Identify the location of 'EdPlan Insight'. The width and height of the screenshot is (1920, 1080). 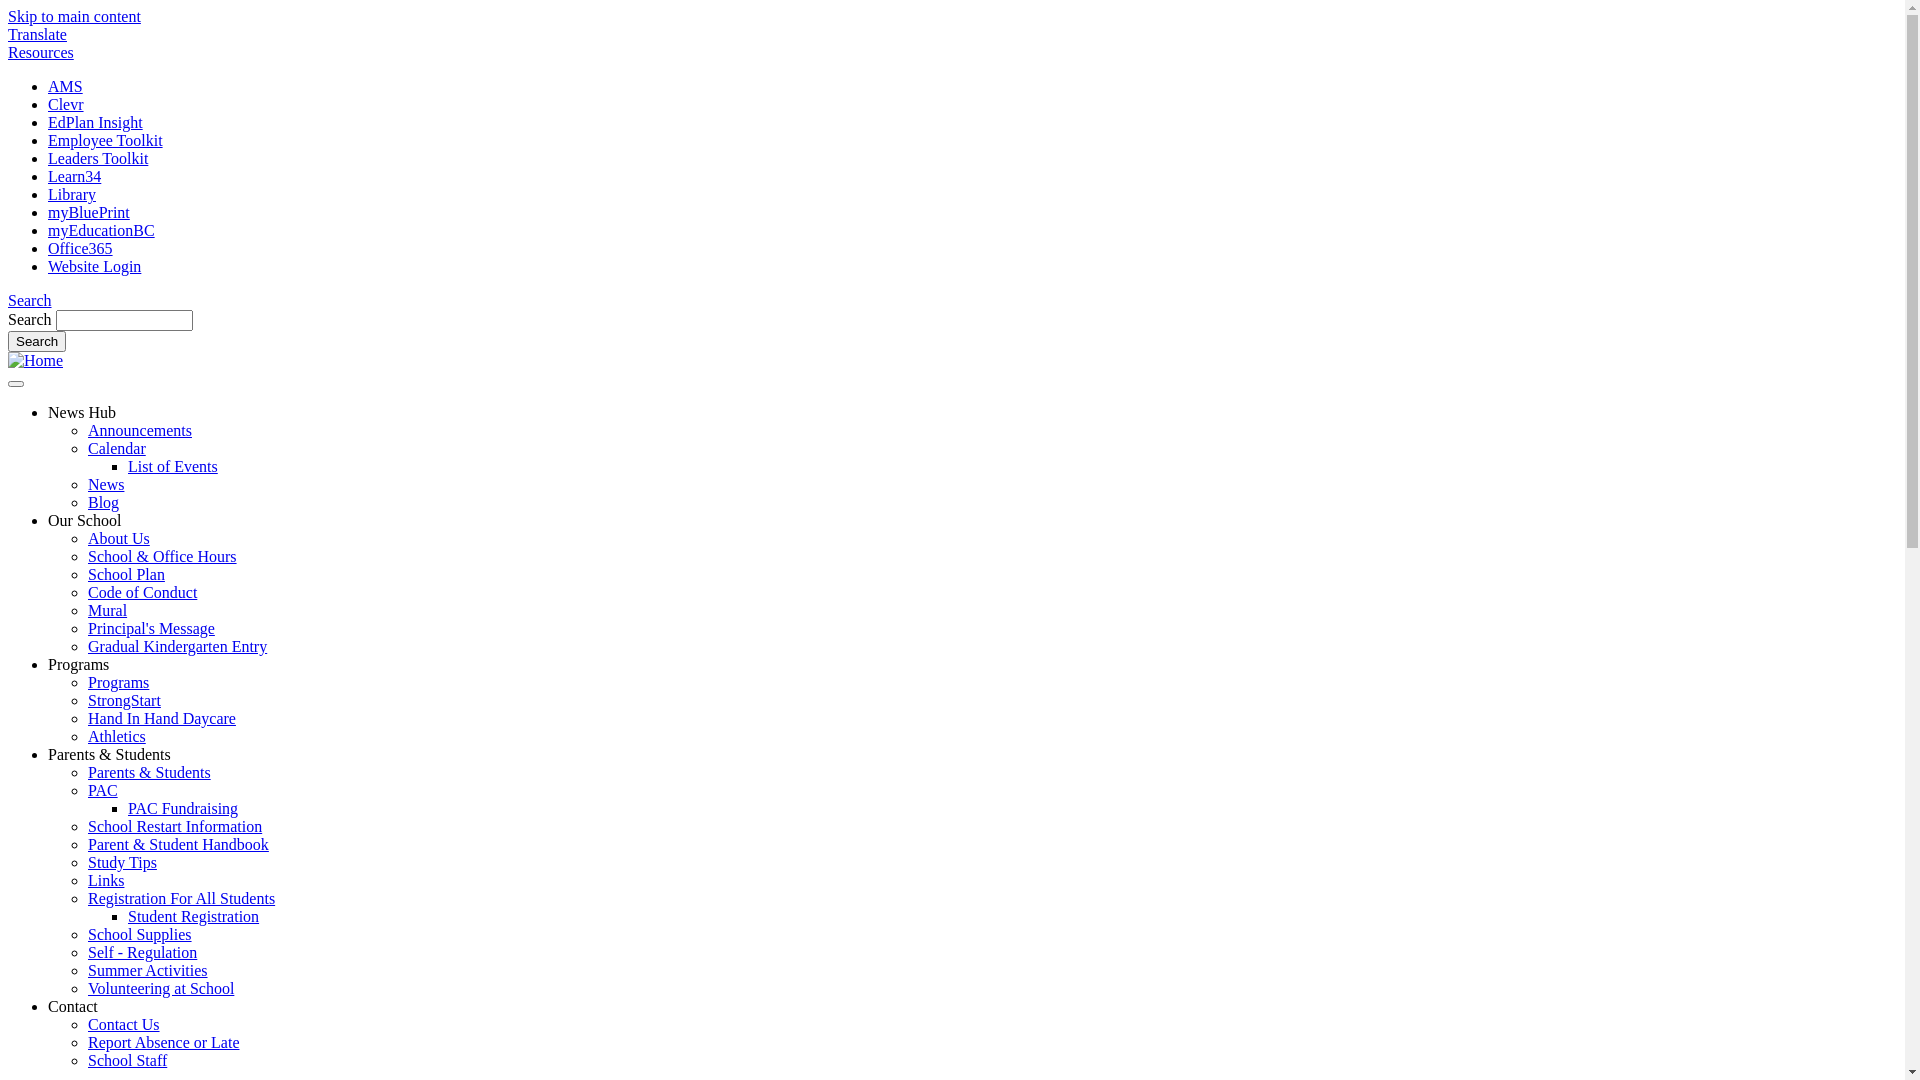
(94, 122).